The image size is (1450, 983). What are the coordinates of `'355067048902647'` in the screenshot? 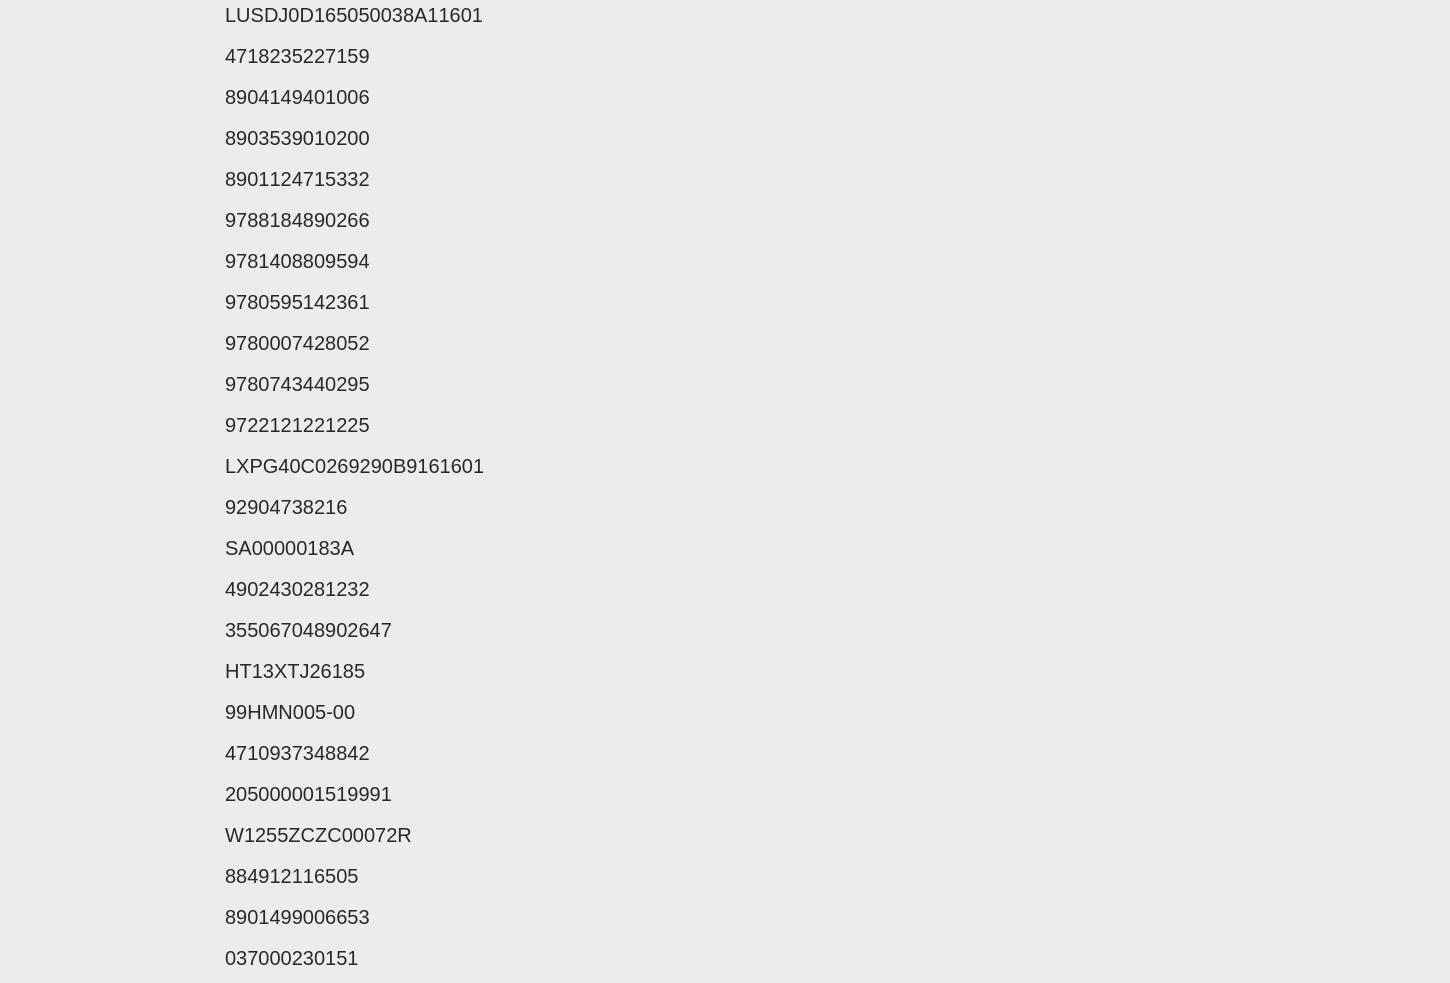 It's located at (307, 630).